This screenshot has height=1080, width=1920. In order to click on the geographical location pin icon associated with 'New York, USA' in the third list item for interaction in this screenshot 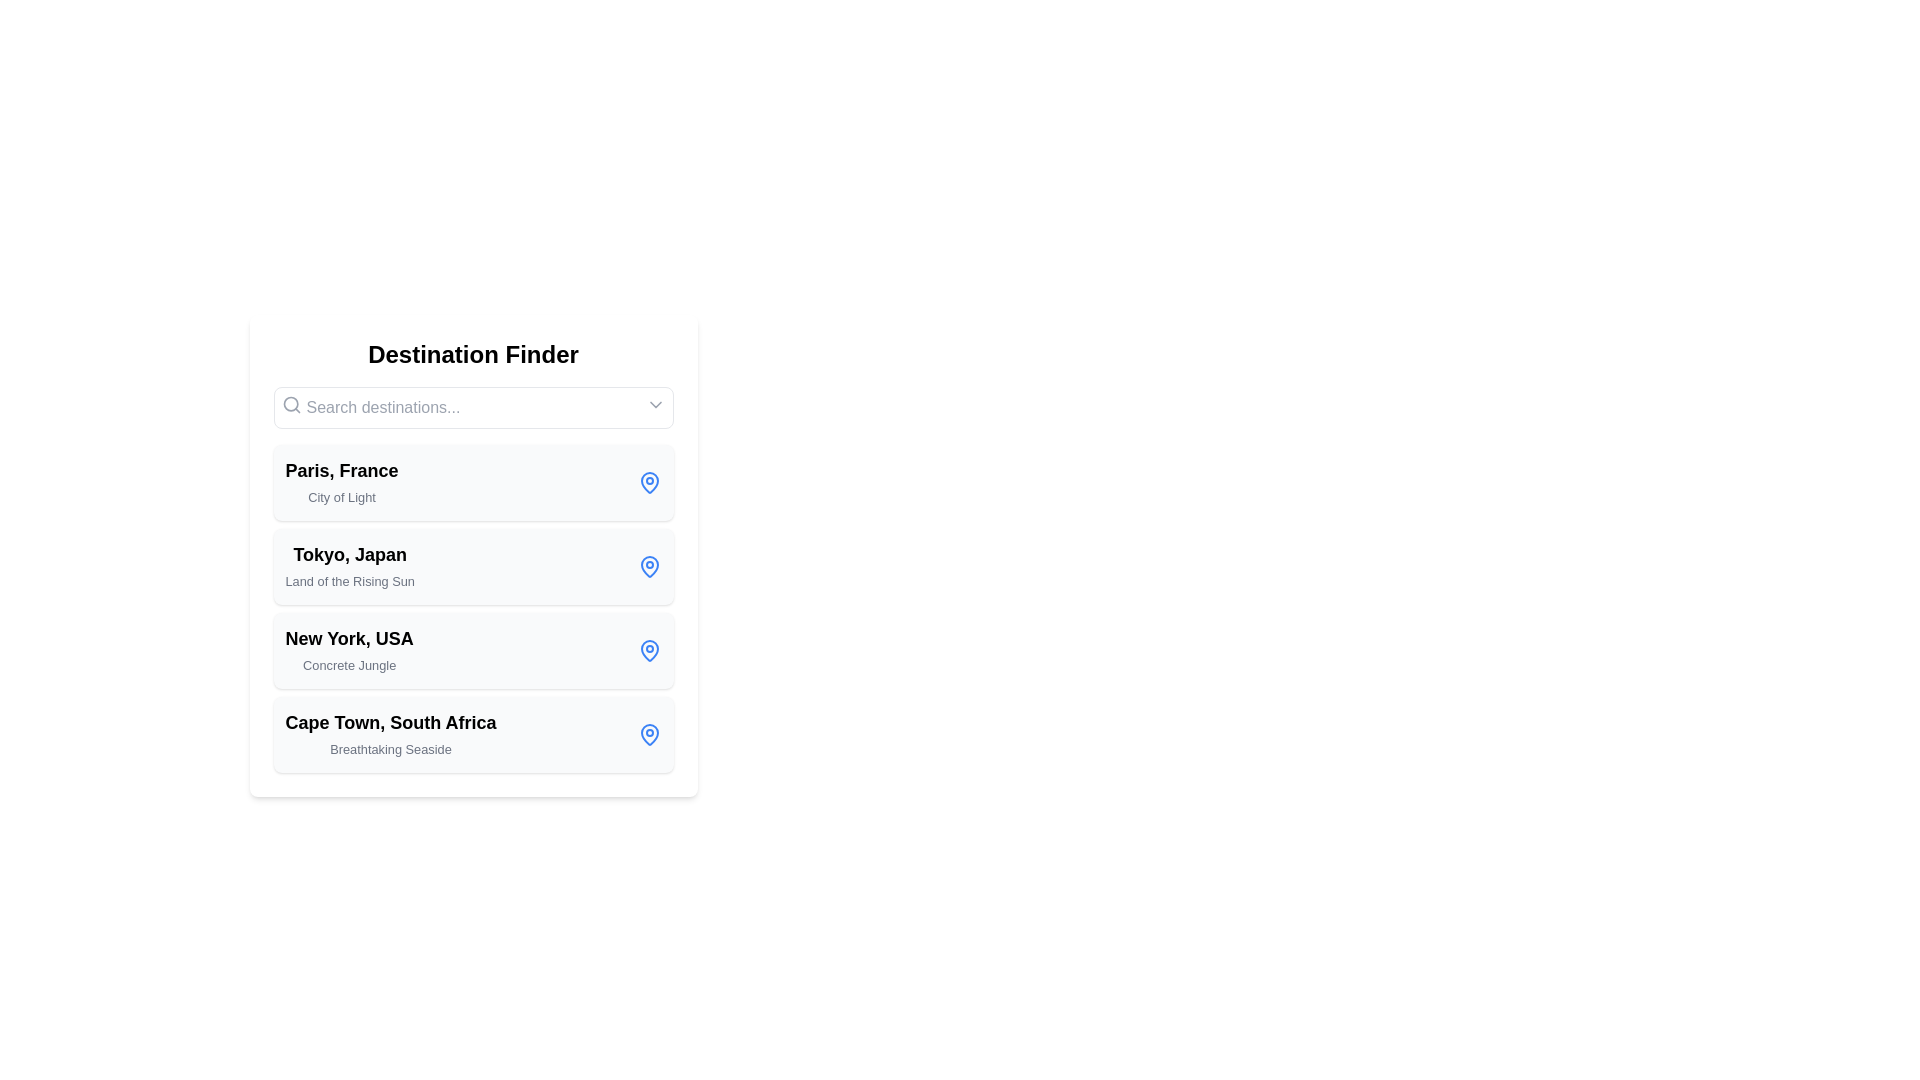, I will do `click(649, 651)`.